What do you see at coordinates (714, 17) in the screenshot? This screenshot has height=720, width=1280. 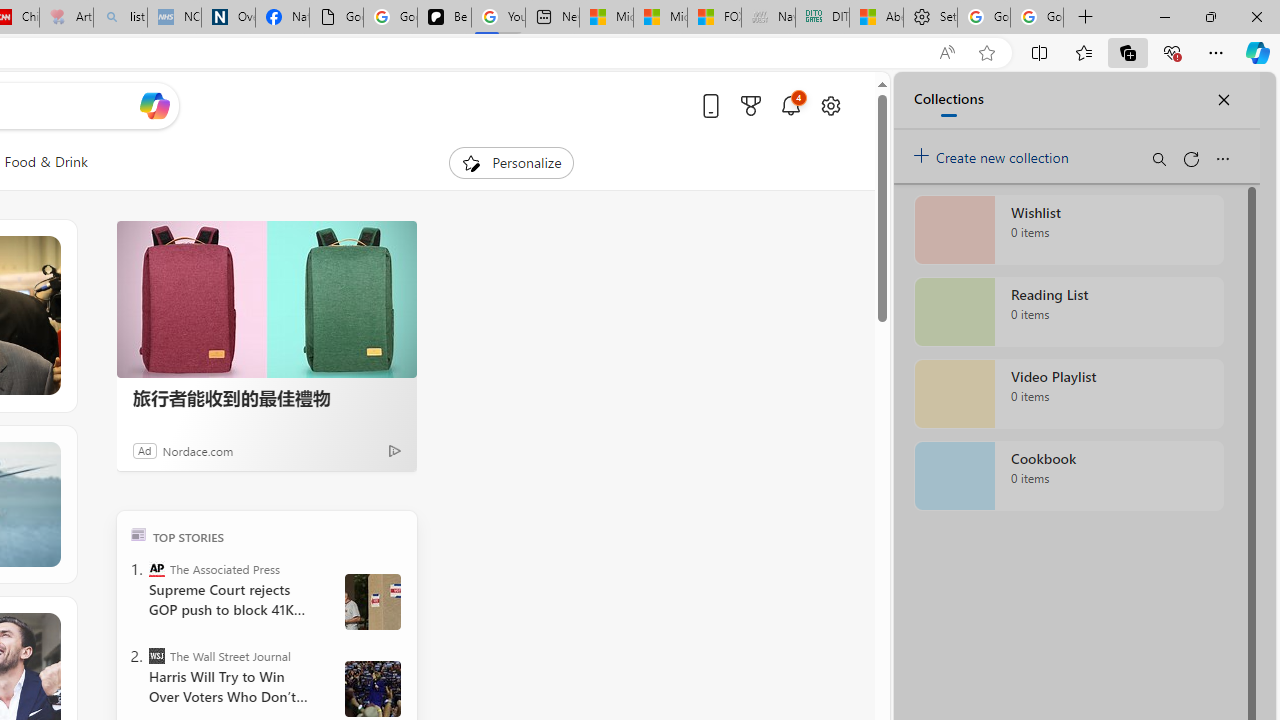 I see `'FOX News - MSN'` at bounding box center [714, 17].